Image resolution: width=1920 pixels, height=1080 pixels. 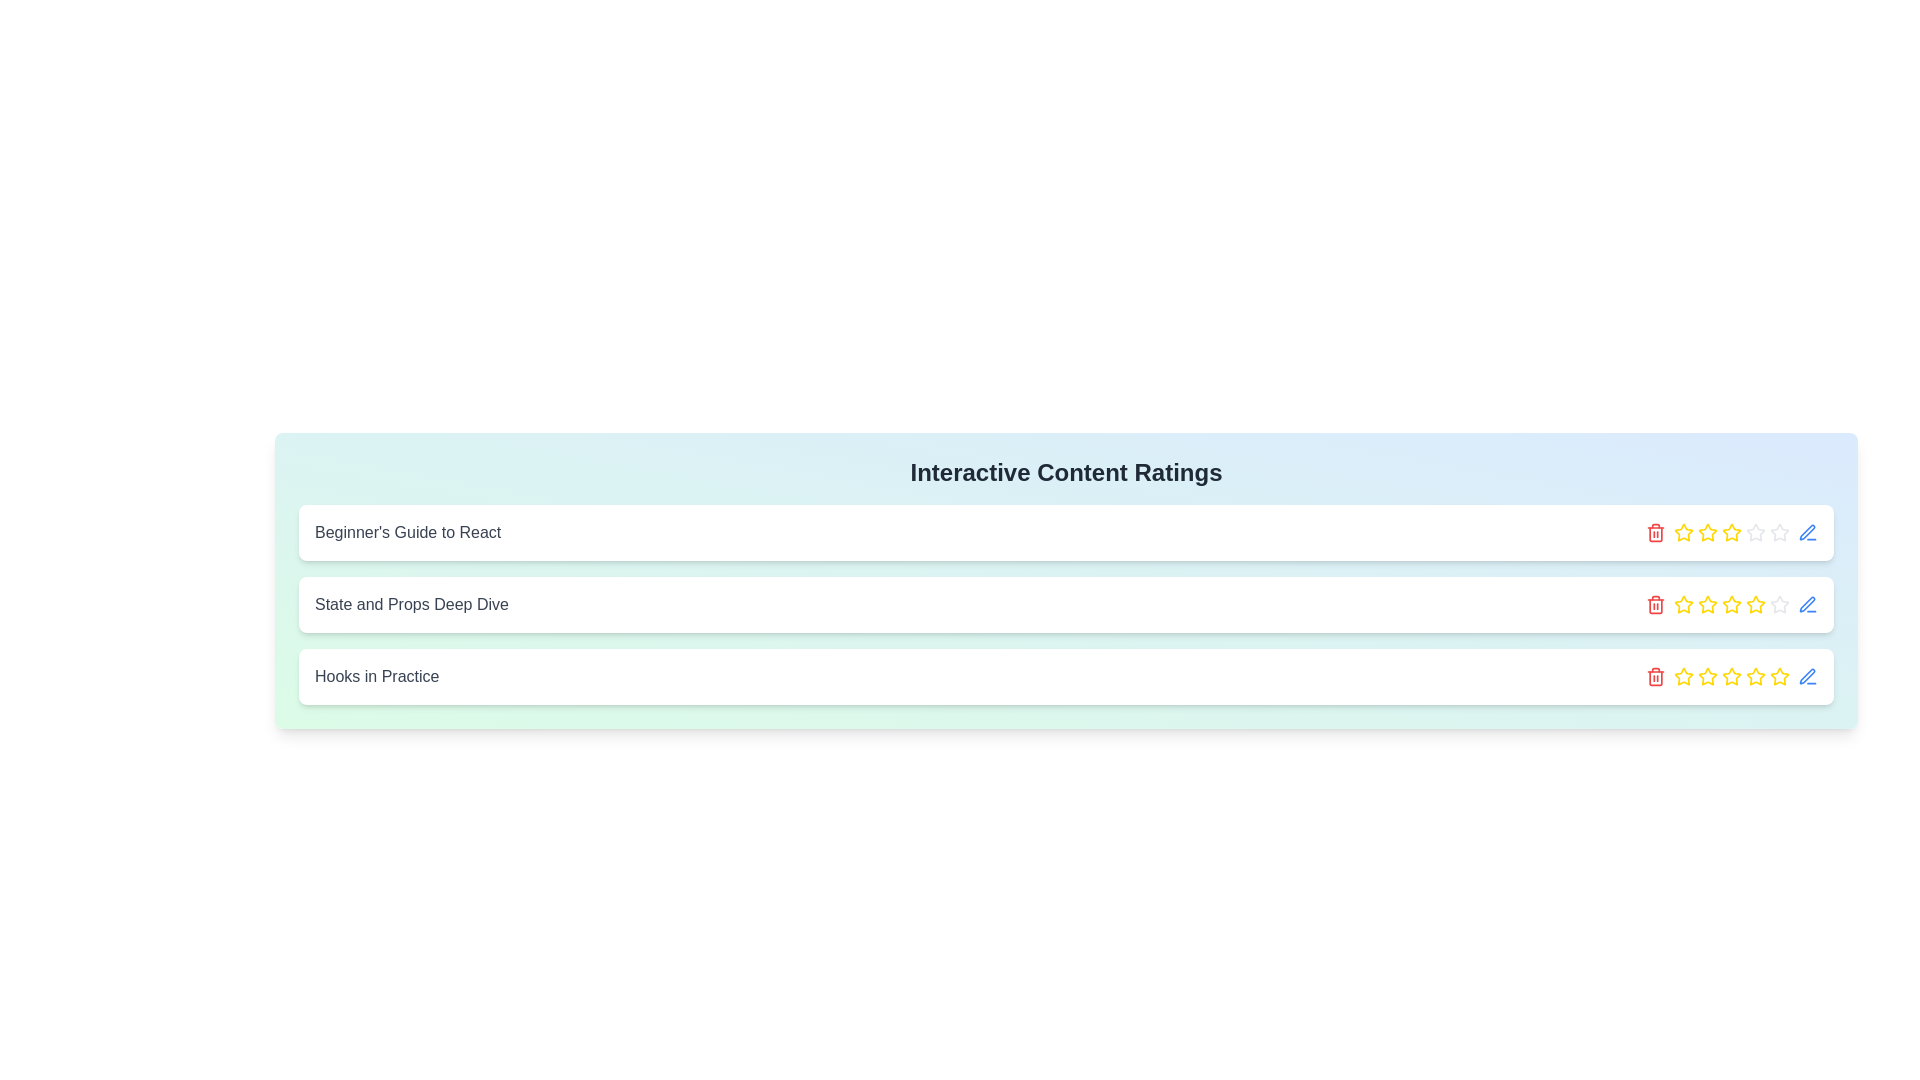 What do you see at coordinates (1707, 603) in the screenshot?
I see `the third star in the rating system under the 'State and Props Deep Dive' content row to rate a value` at bounding box center [1707, 603].